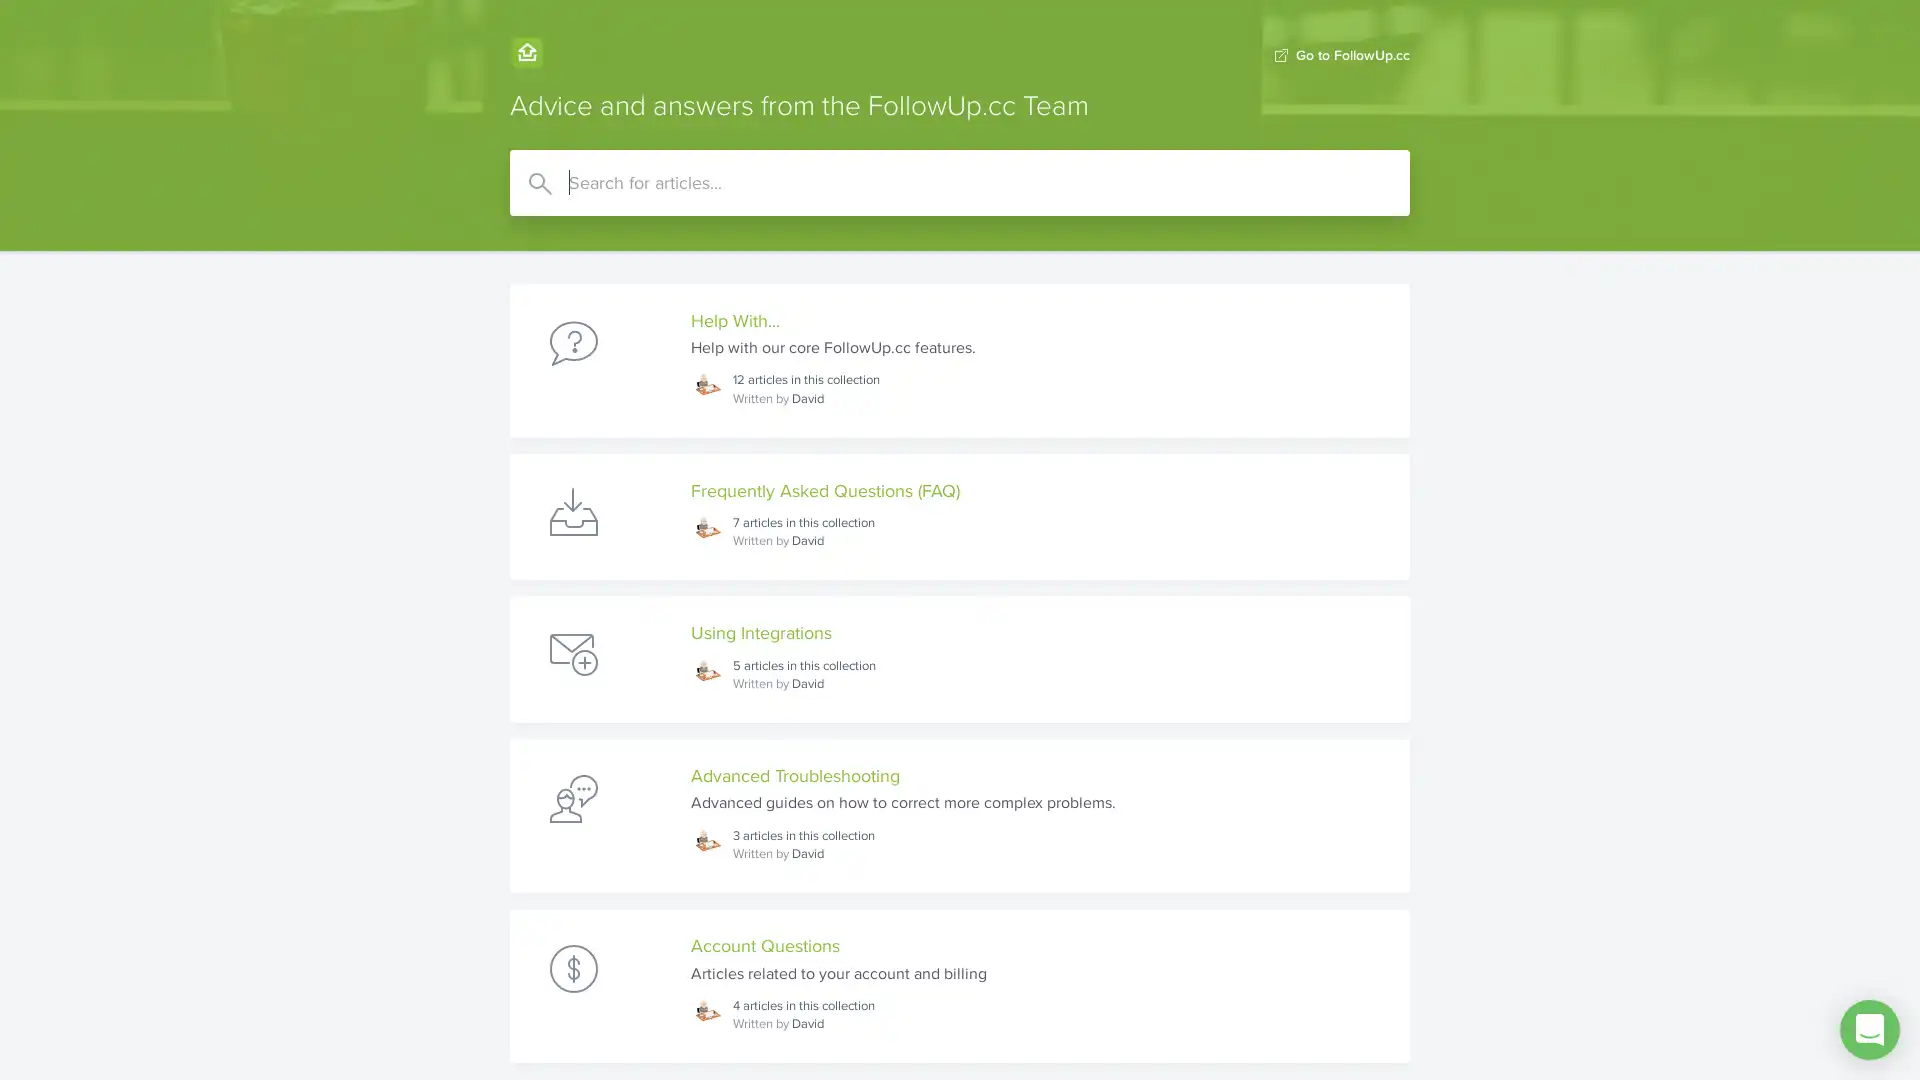 The image size is (1920, 1080). Describe the element at coordinates (1869, 1029) in the screenshot. I see `Open Intercom Messenger` at that location.